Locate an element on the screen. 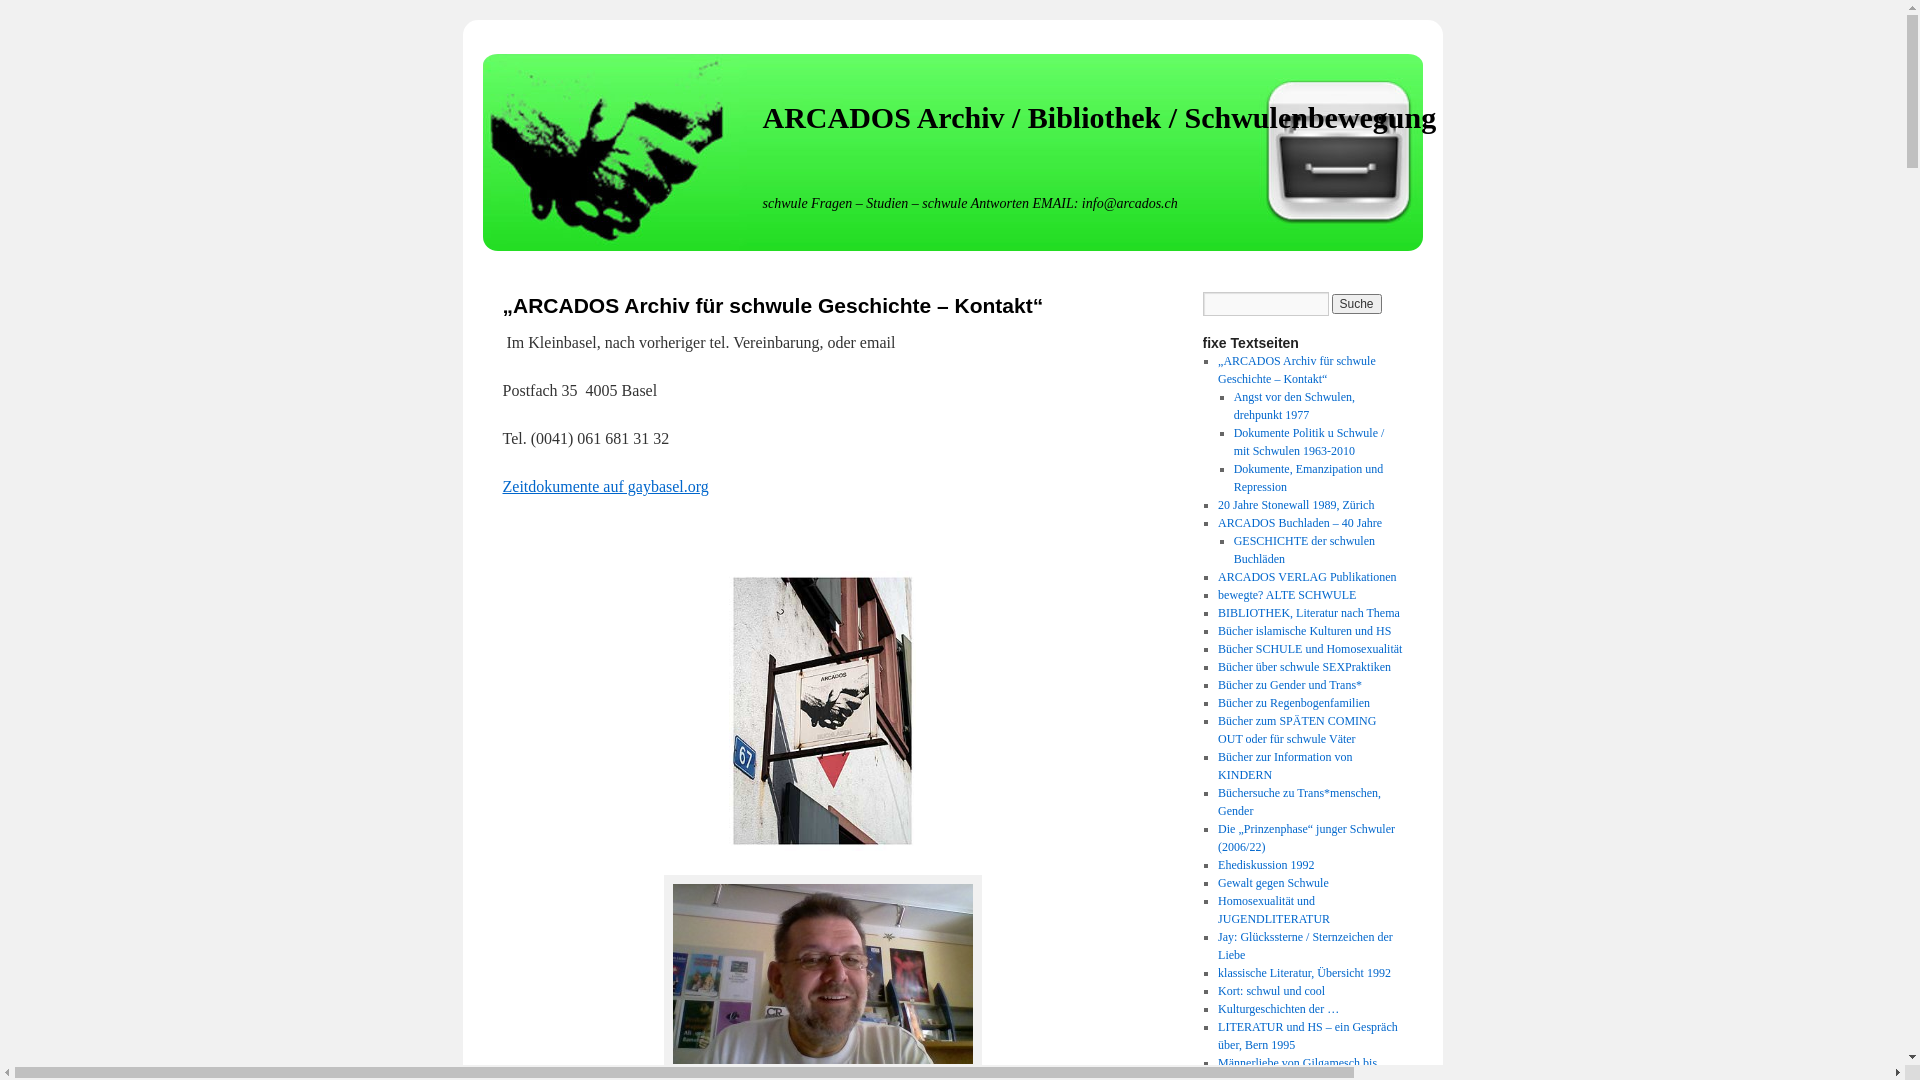 This screenshot has width=1920, height=1080. 'Suche' is located at coordinates (1357, 304).